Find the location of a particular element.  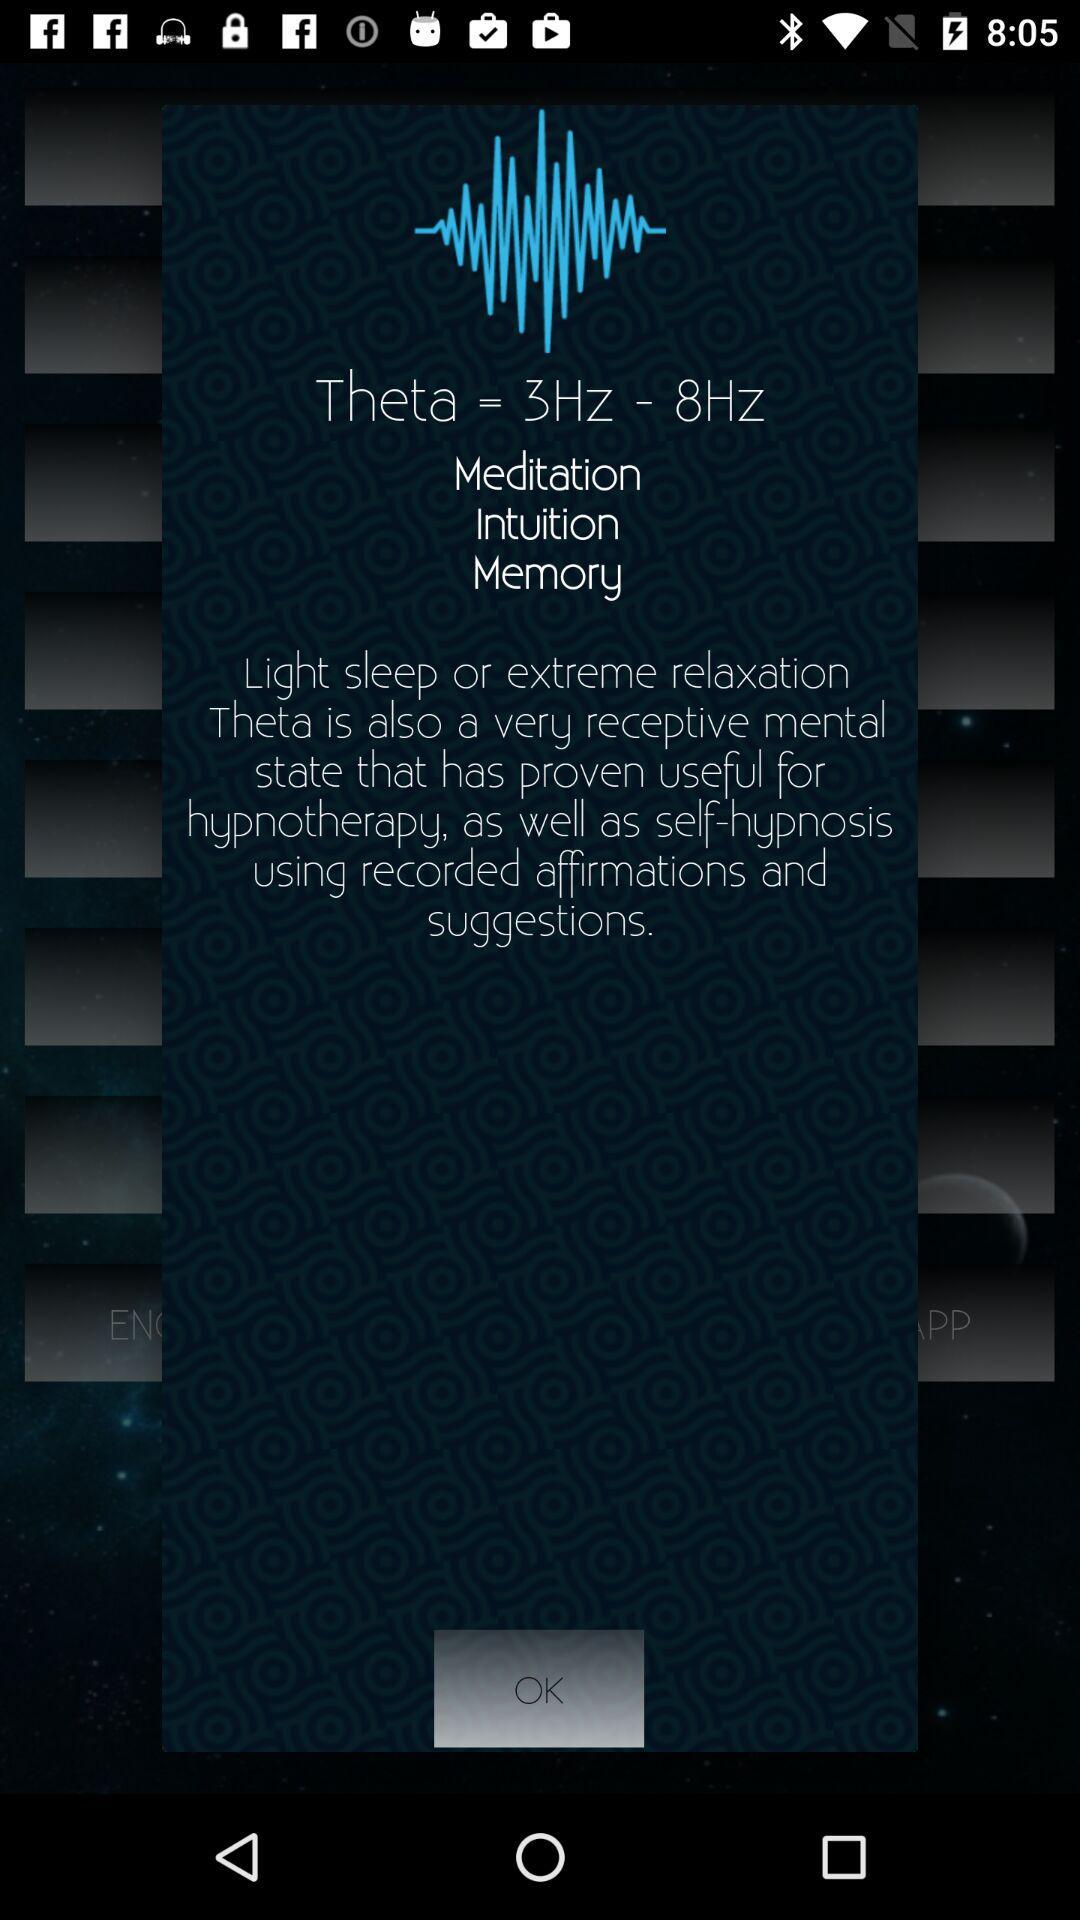

ok icon is located at coordinates (538, 1688).